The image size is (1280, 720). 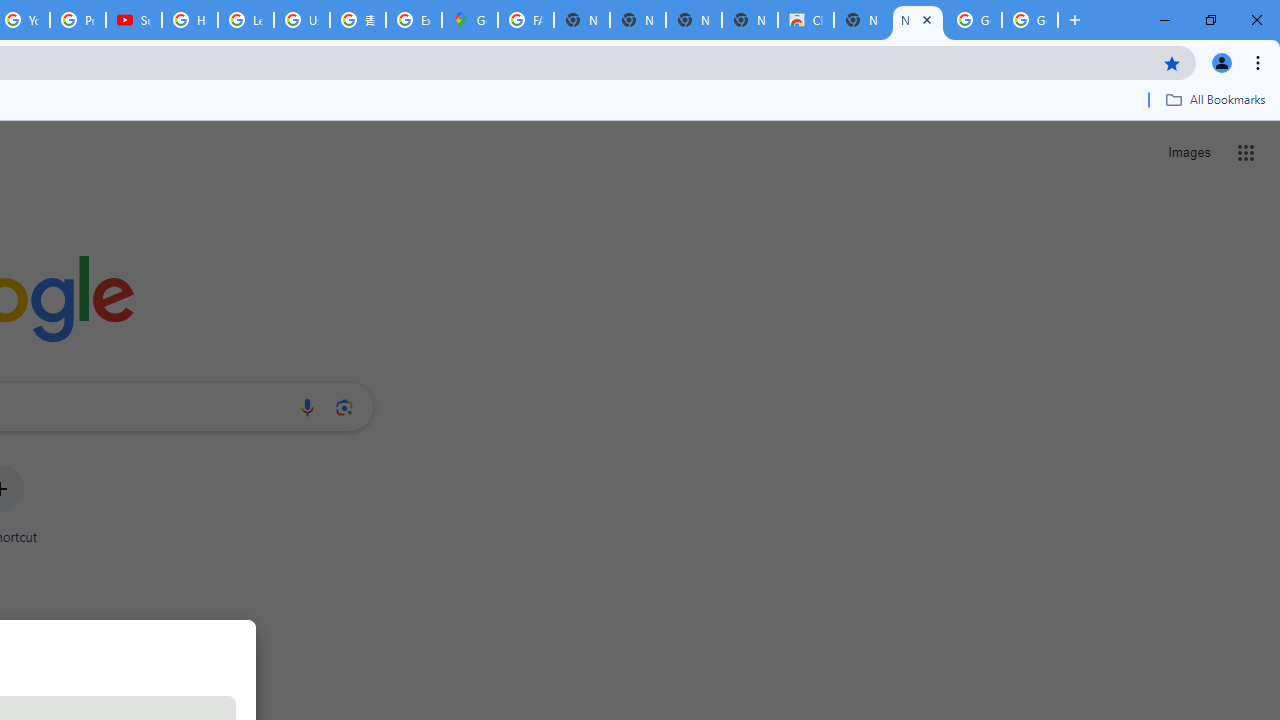 What do you see at coordinates (1214, 99) in the screenshot?
I see `'All Bookmarks'` at bounding box center [1214, 99].